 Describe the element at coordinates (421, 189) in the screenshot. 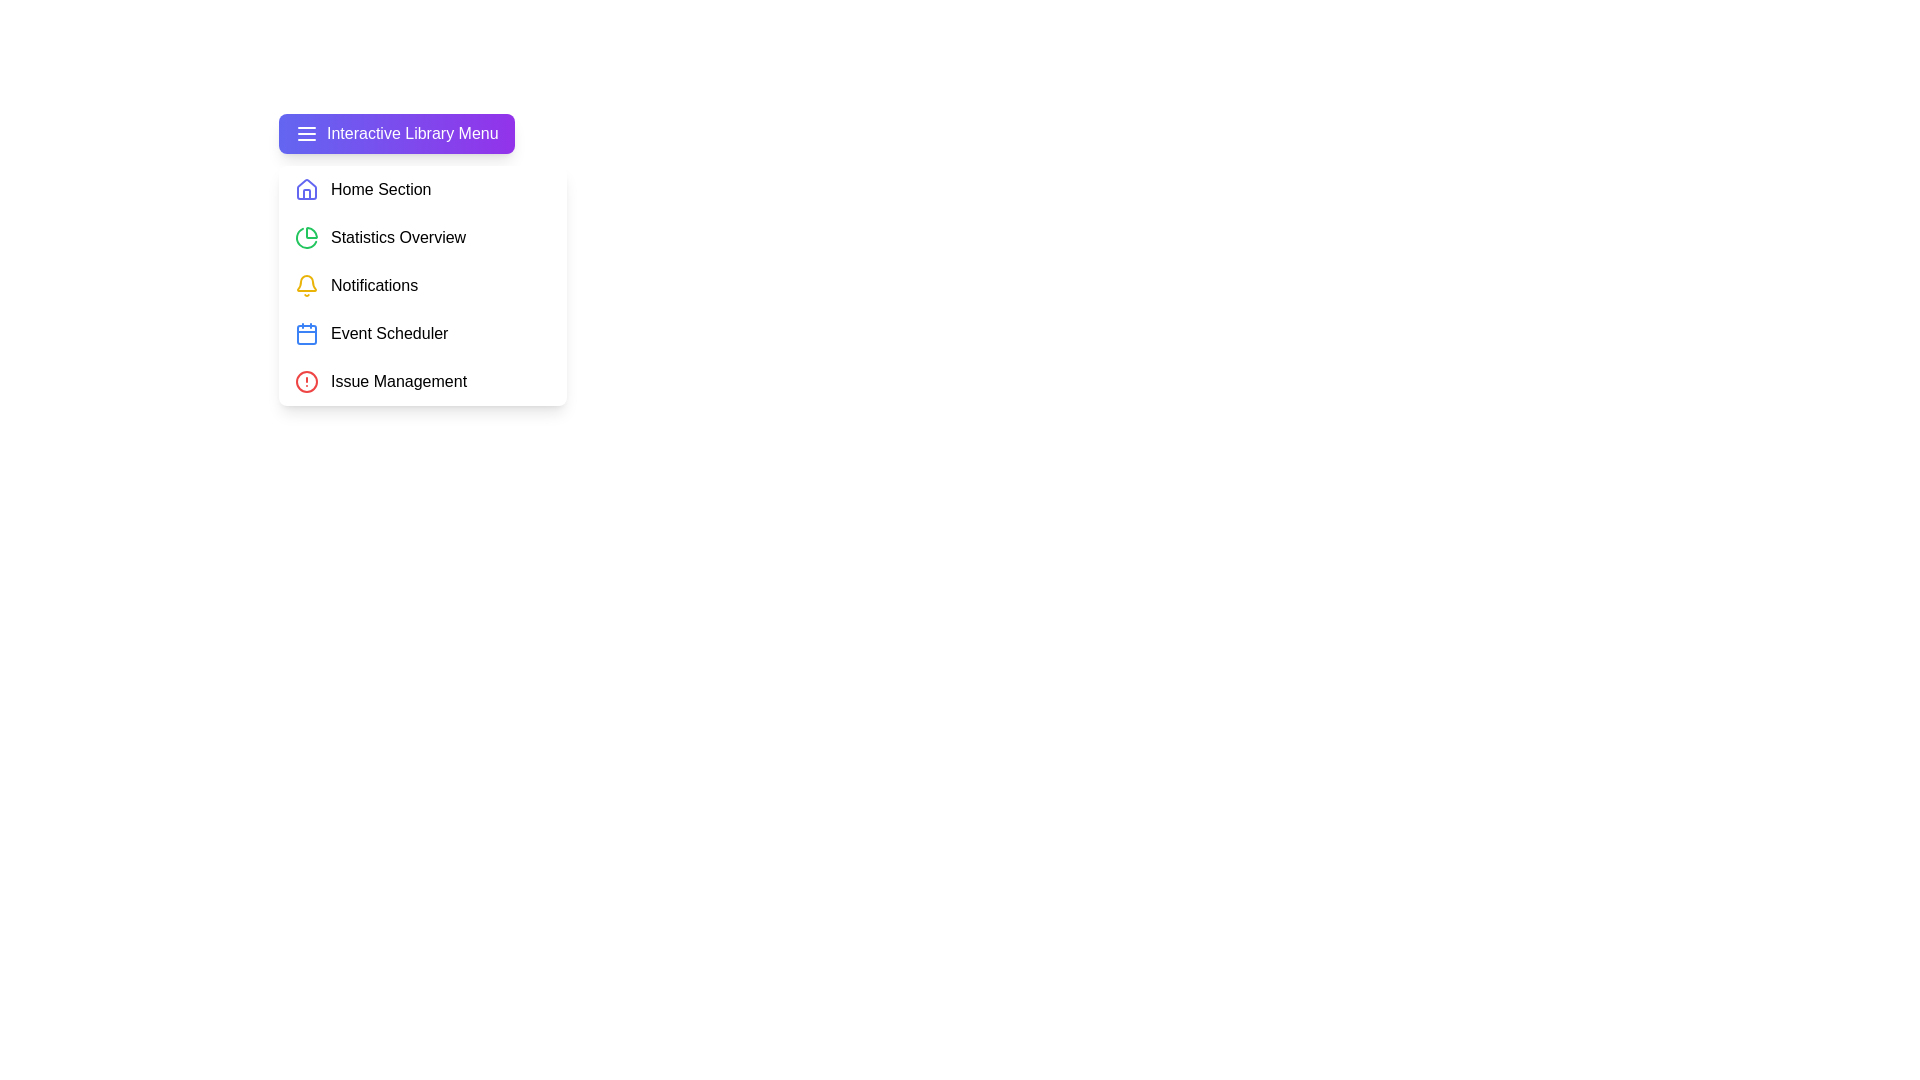

I see `the menu item Home Section from the LibraryMenu` at that location.